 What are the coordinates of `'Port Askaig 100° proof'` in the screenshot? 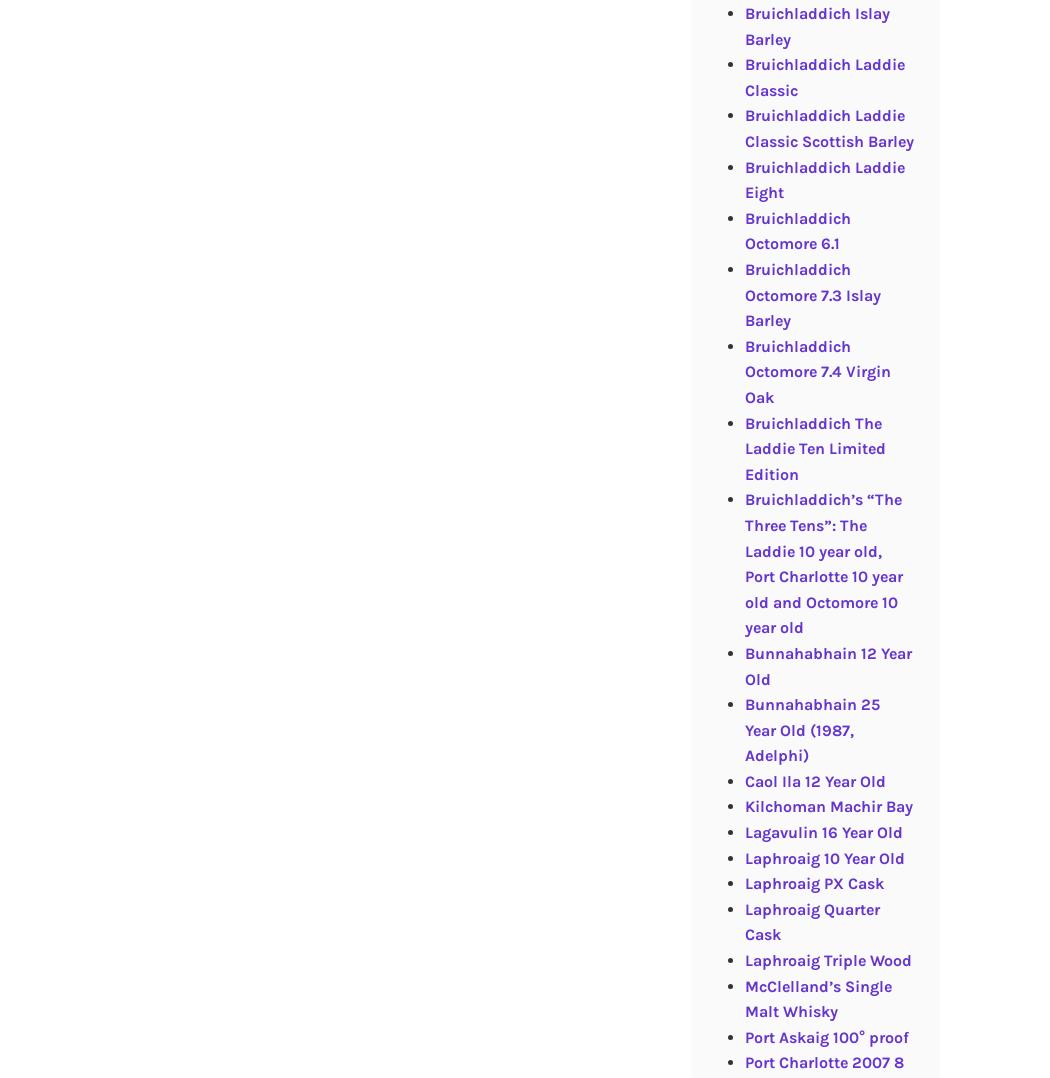 It's located at (826, 1035).